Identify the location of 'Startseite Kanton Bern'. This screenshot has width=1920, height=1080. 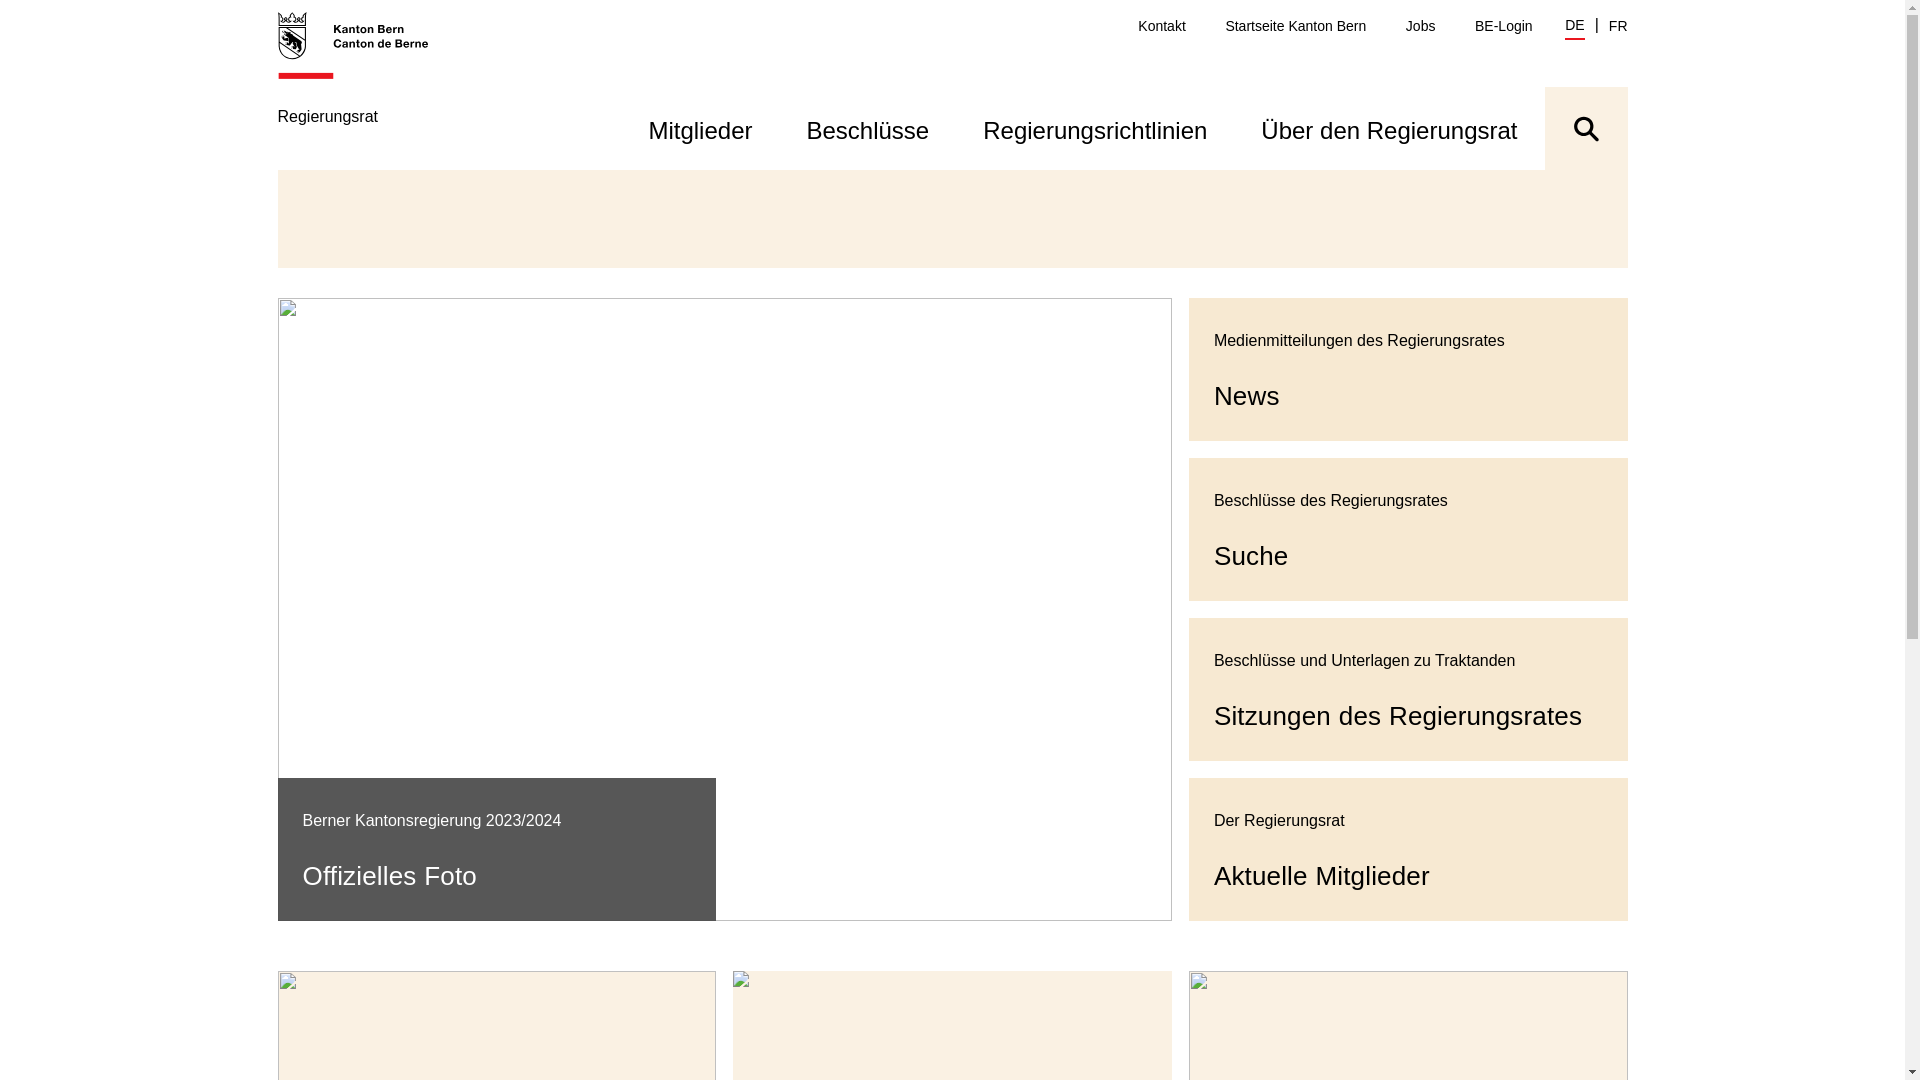
(1295, 26).